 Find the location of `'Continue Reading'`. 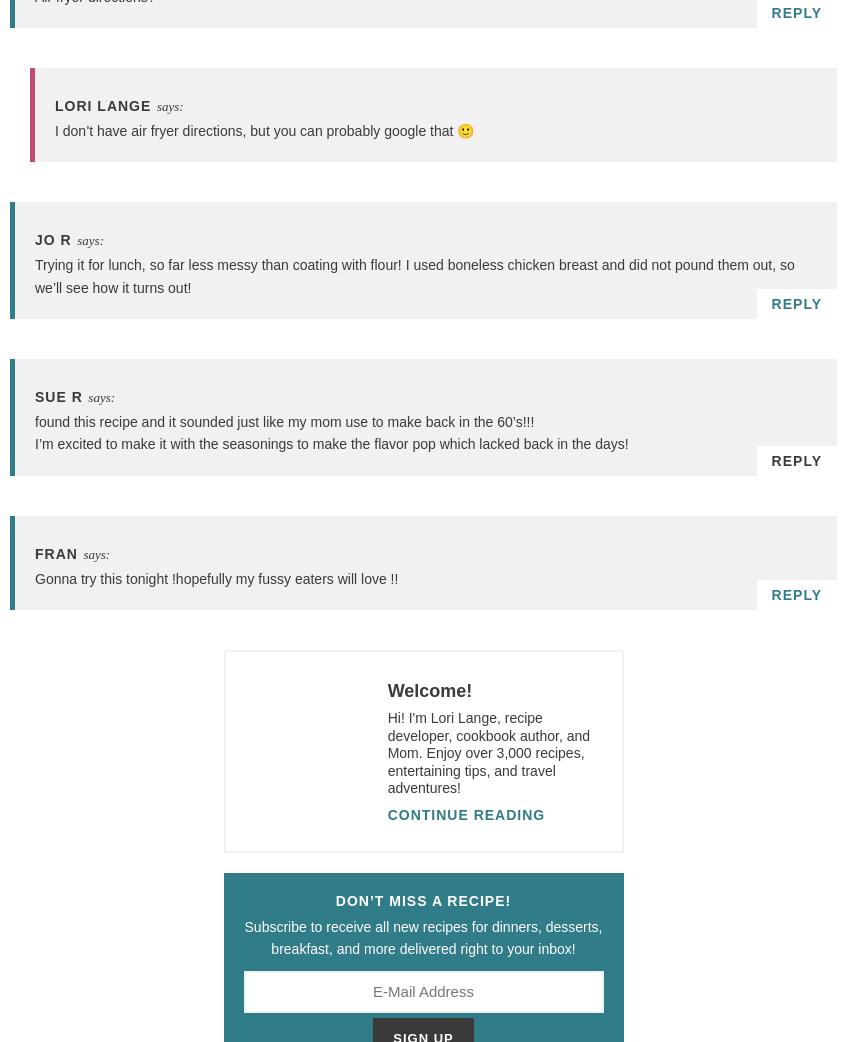

'Continue Reading' is located at coordinates (465, 814).